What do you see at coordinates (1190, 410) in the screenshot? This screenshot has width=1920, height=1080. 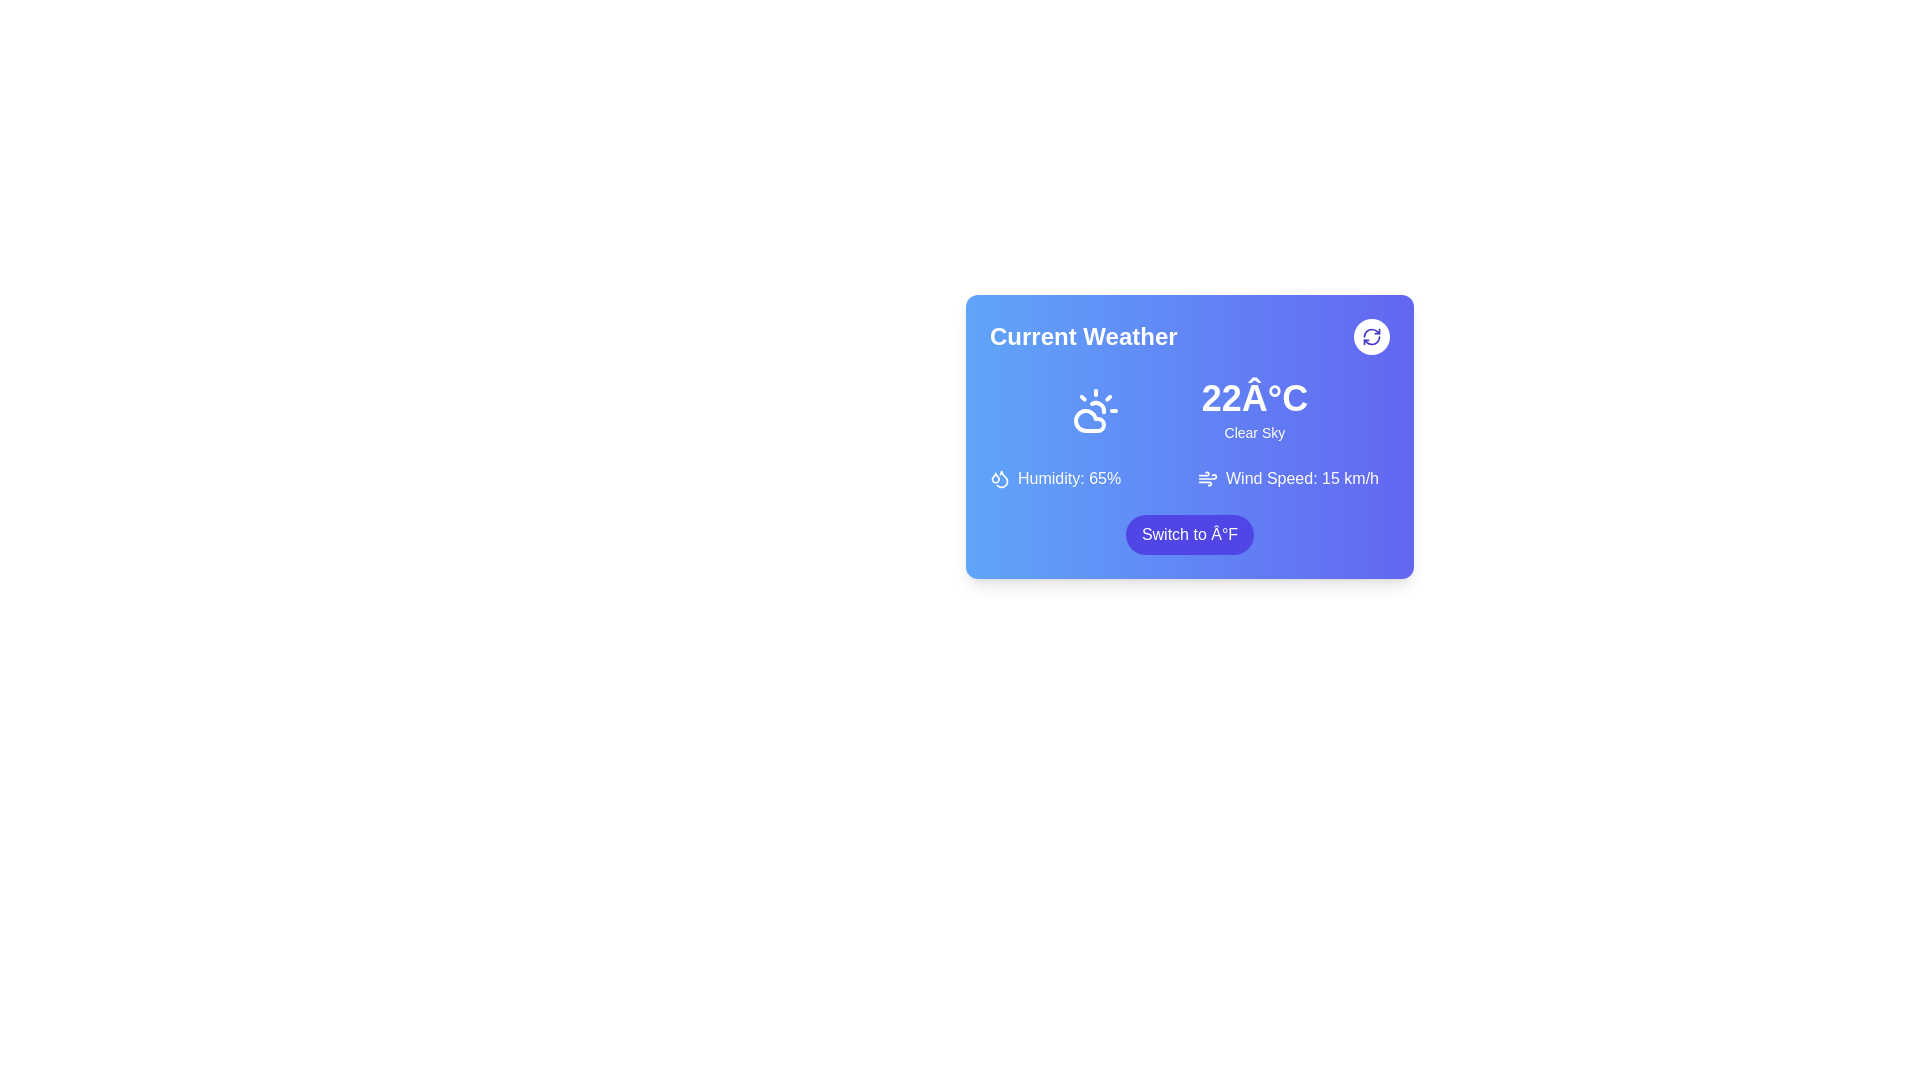 I see `the Static Content Section that displays the current weather condition, located within the 'Current Weather' card` at bounding box center [1190, 410].